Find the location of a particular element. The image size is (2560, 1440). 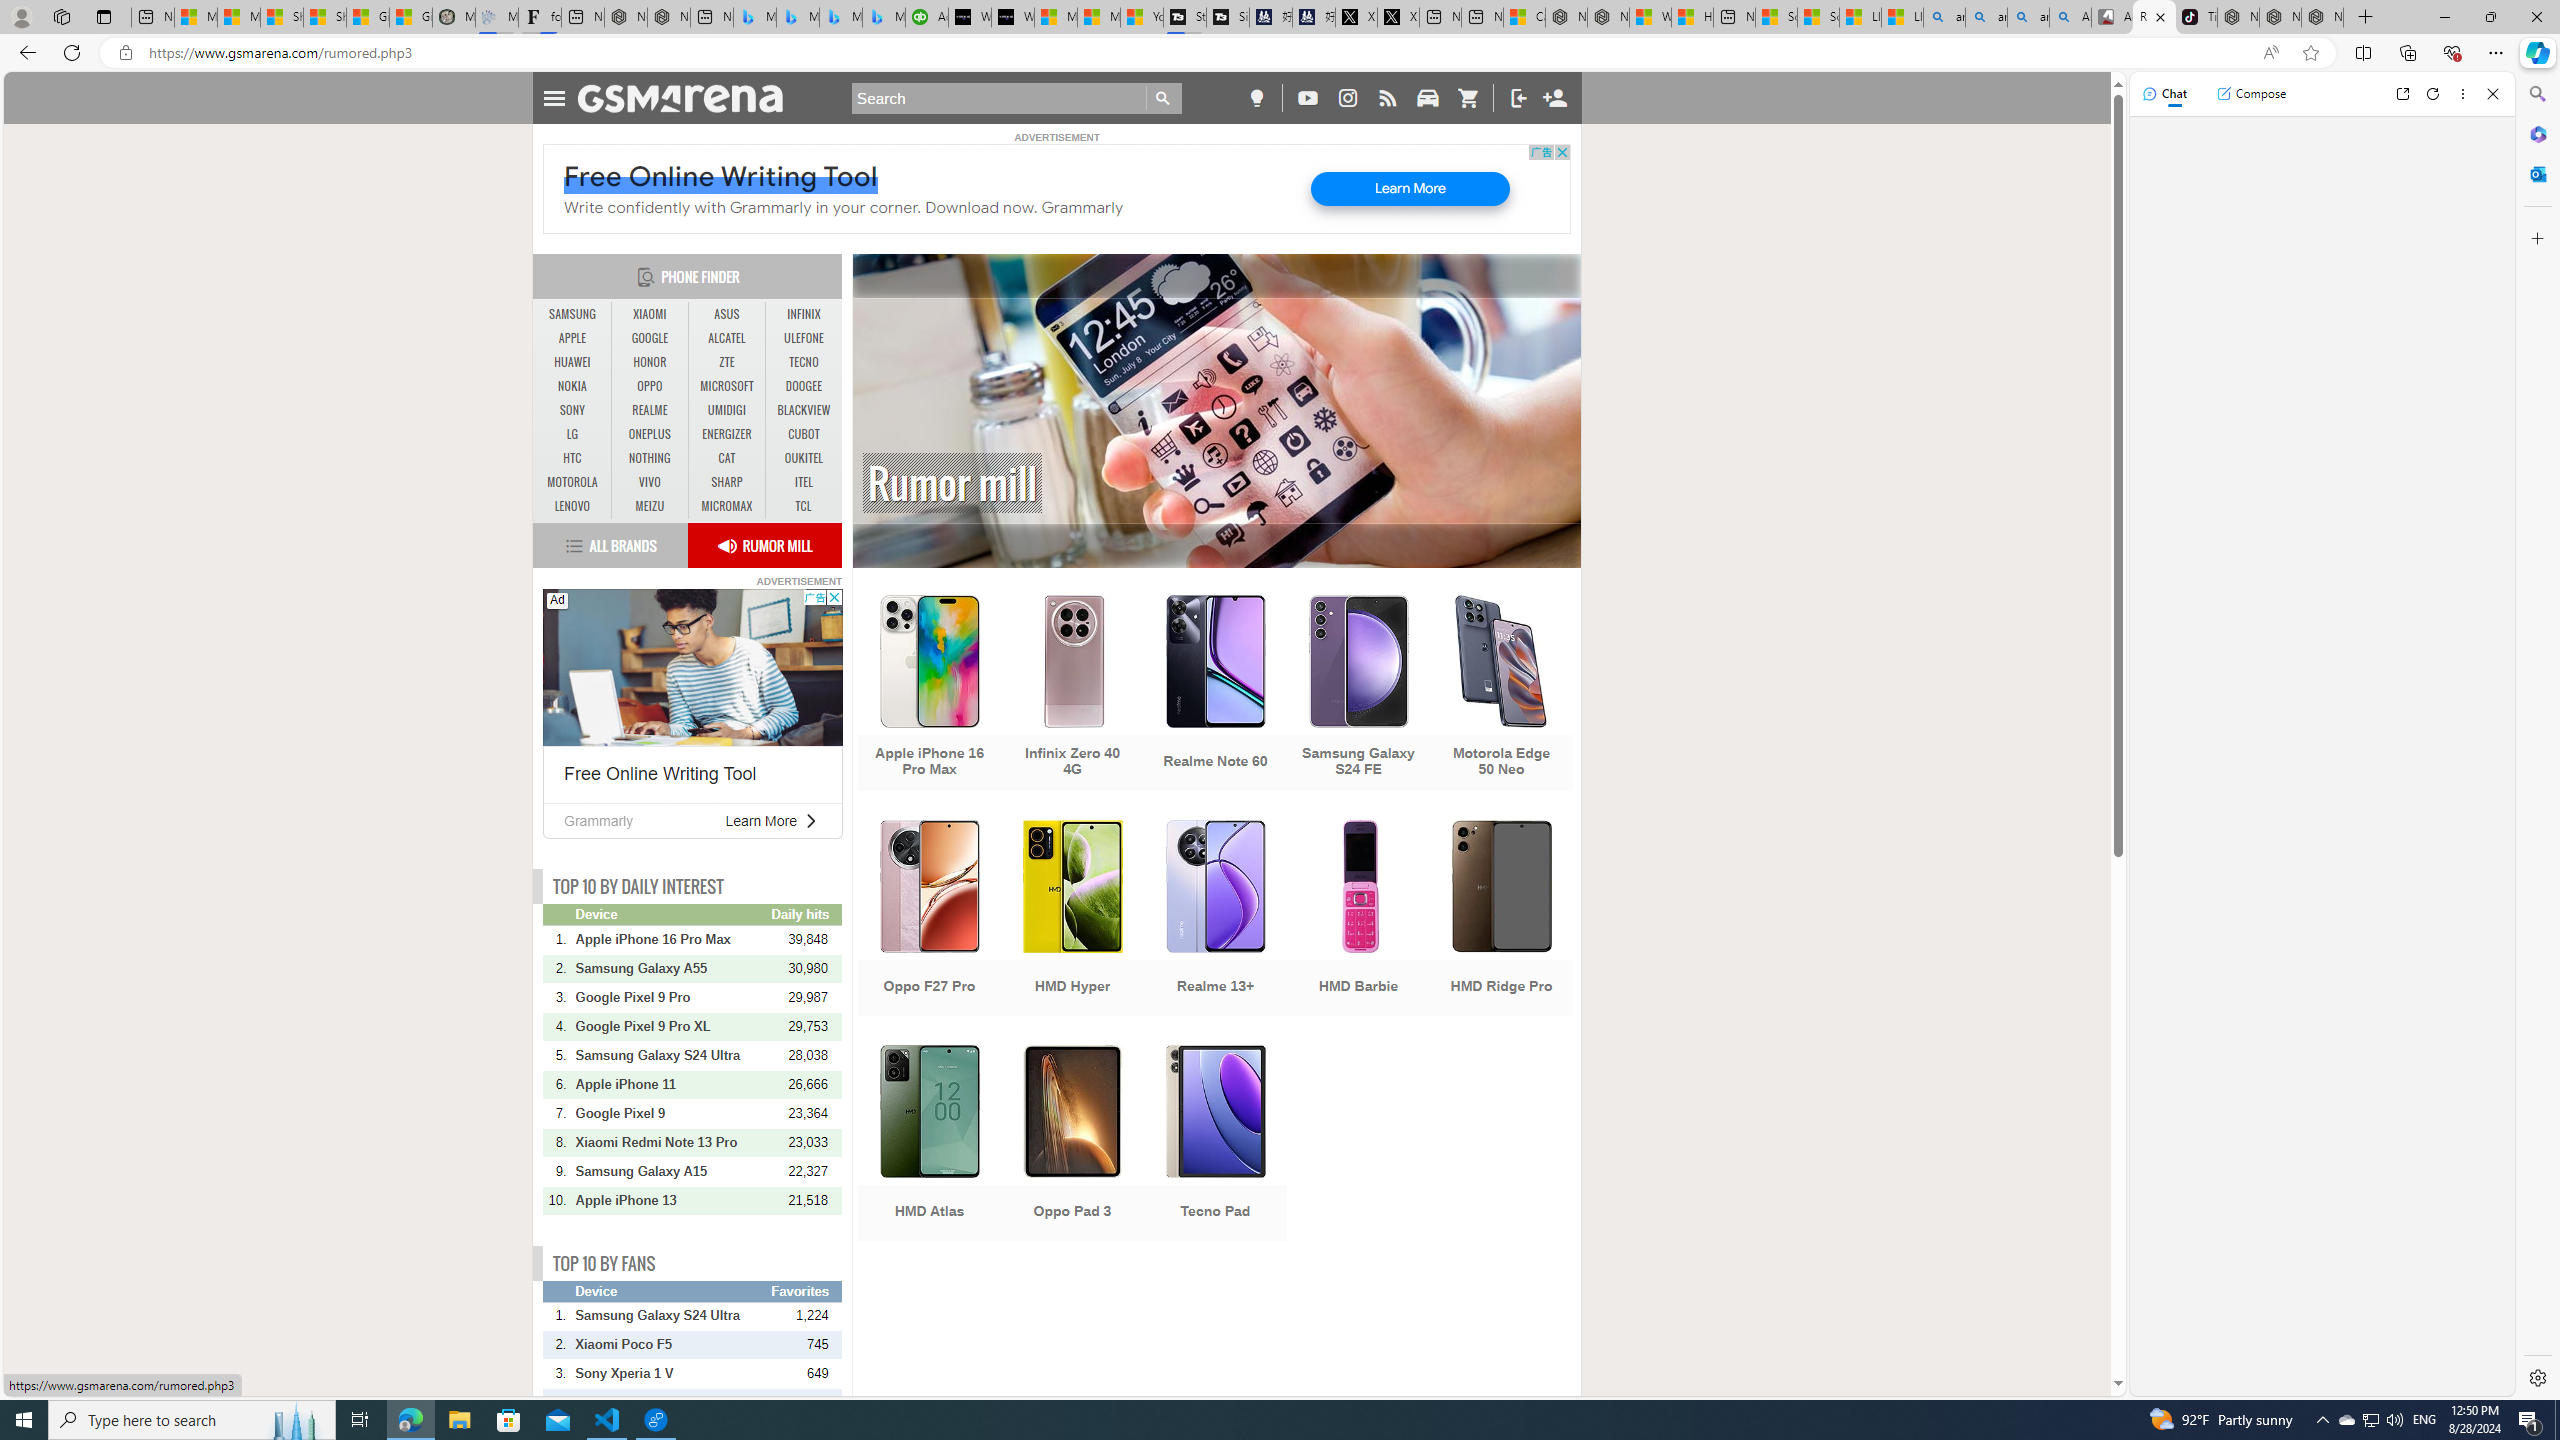

'ULEFONE' is located at coordinates (803, 337).